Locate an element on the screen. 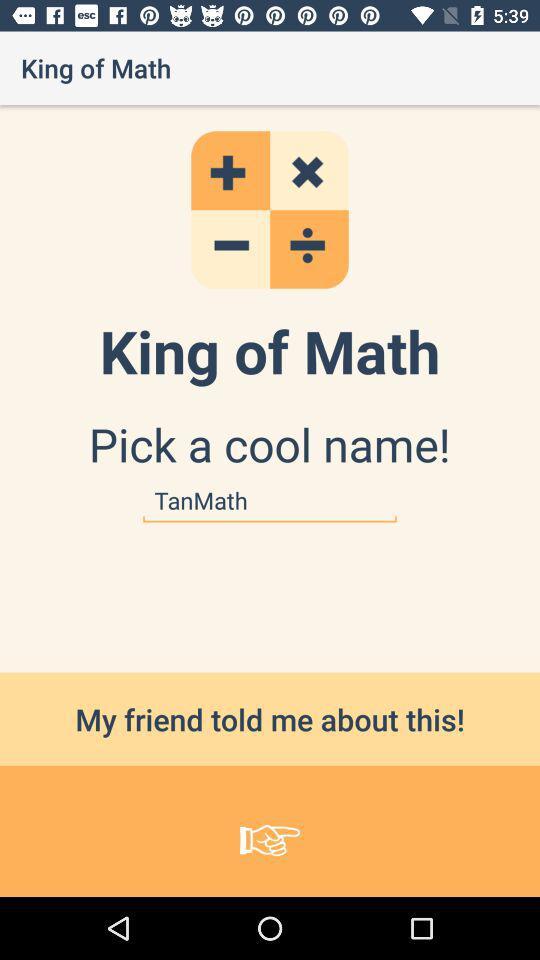 The height and width of the screenshot is (960, 540). the item below the pick a cool item is located at coordinates (270, 500).